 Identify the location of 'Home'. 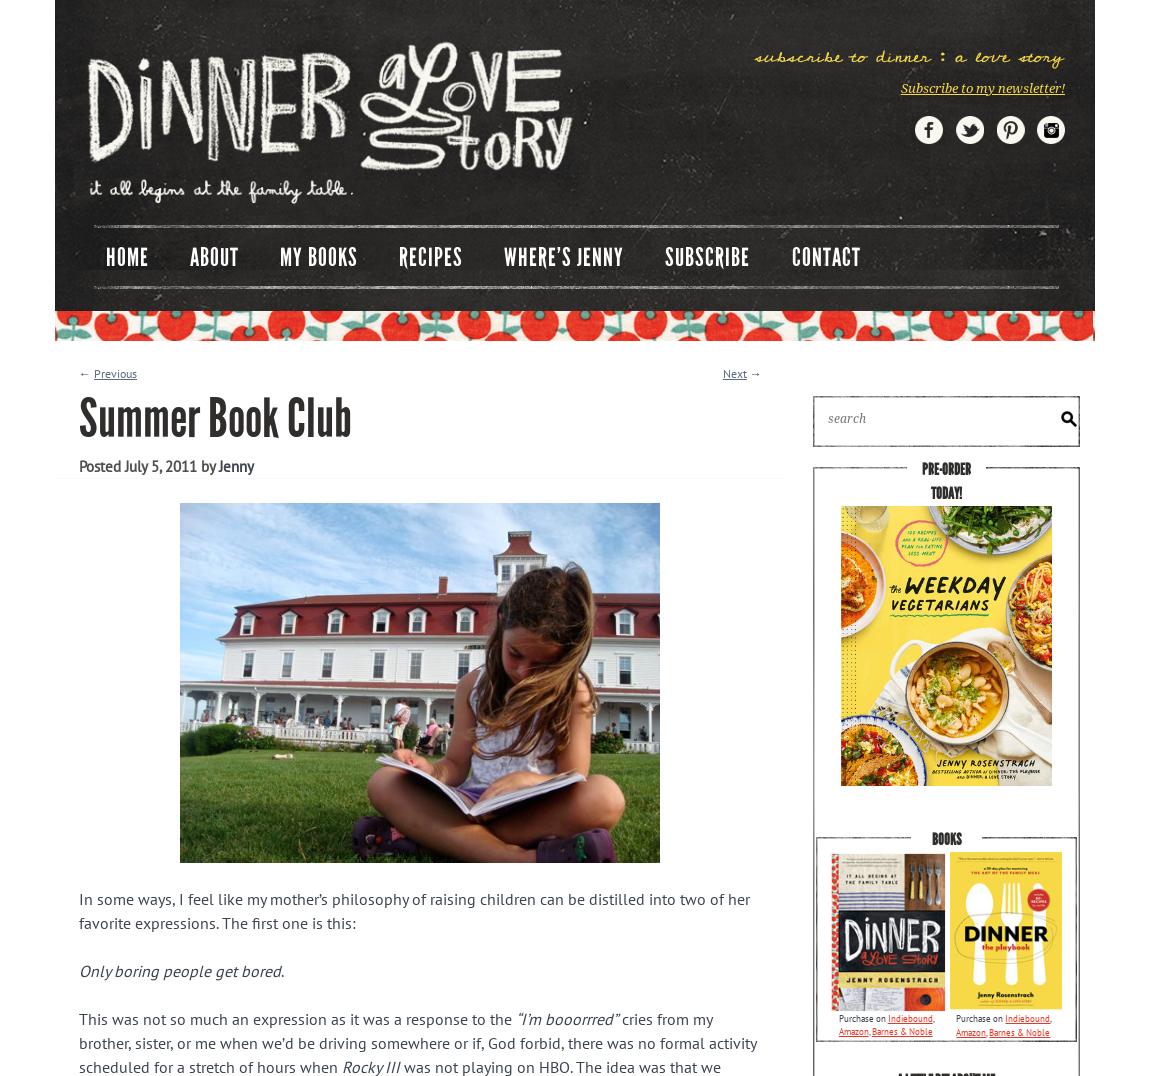
(125, 256).